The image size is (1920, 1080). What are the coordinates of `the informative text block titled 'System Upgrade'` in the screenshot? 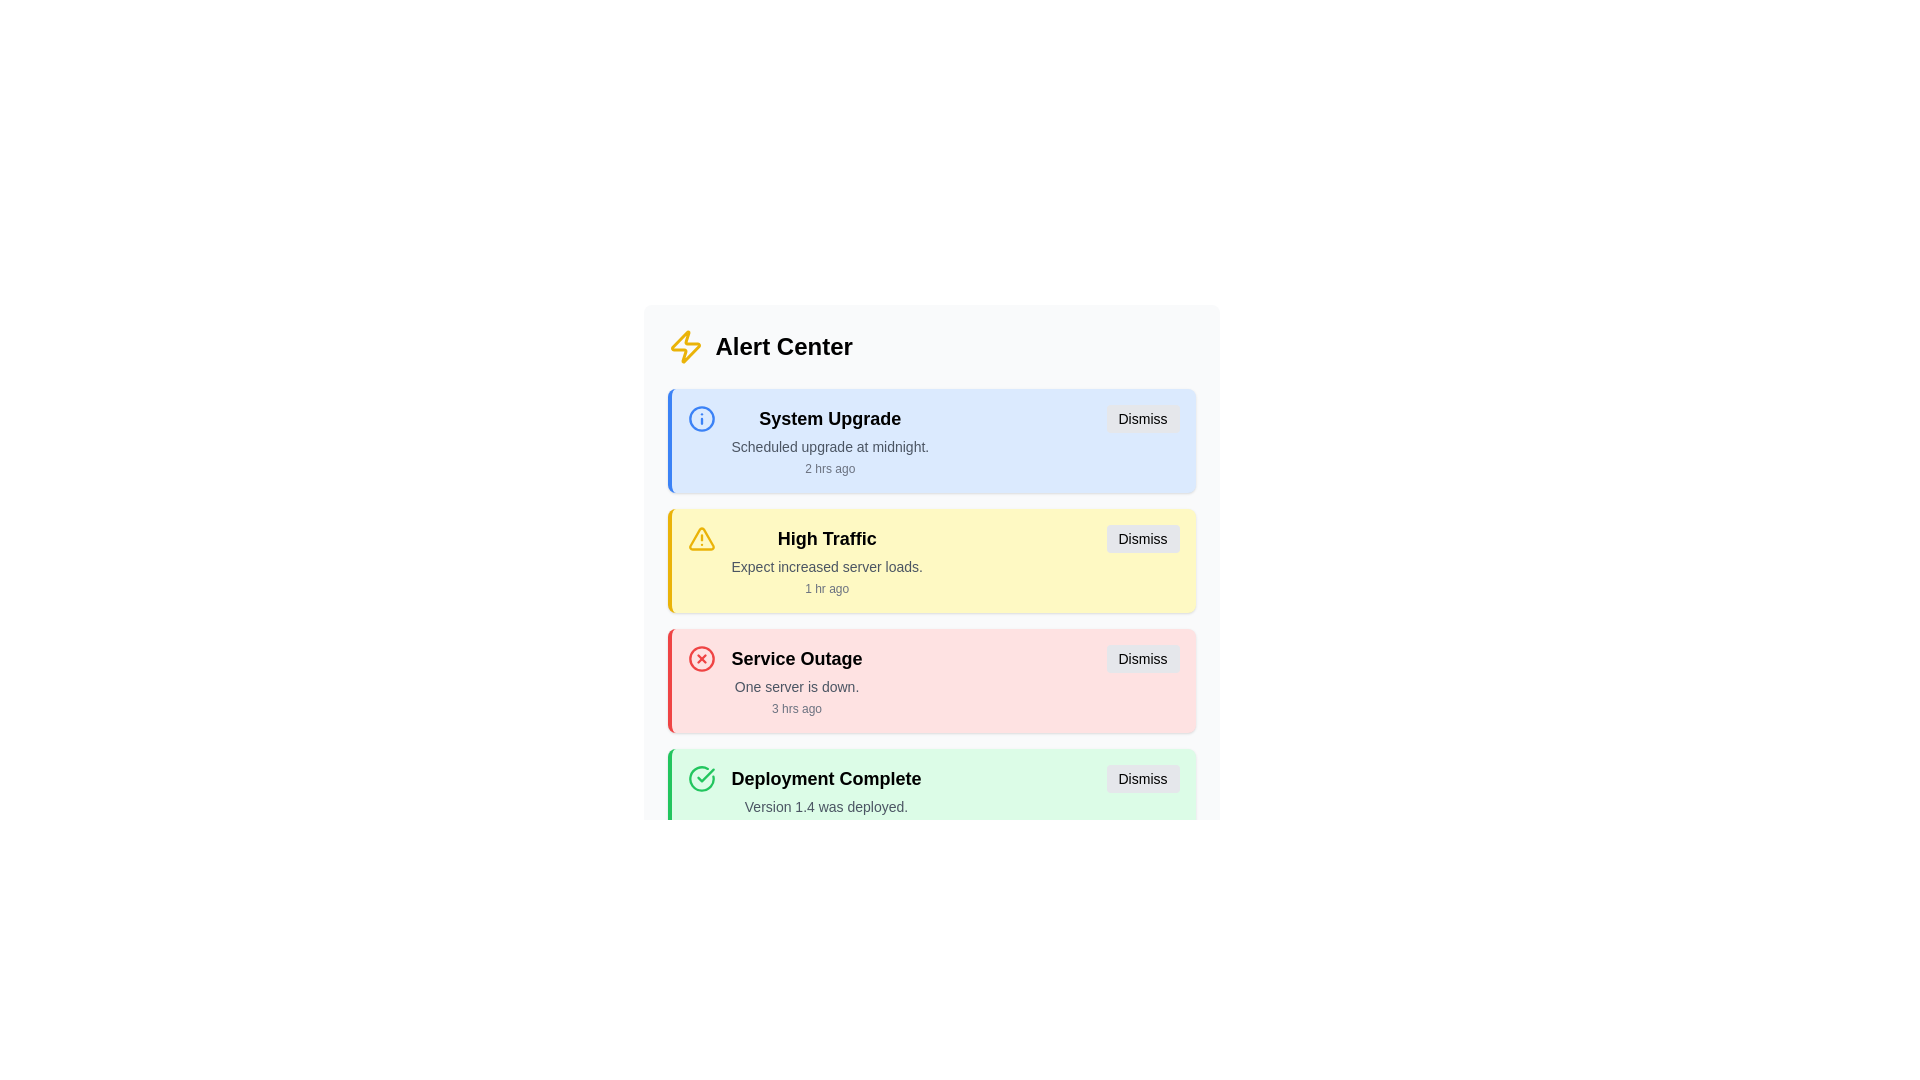 It's located at (830, 439).